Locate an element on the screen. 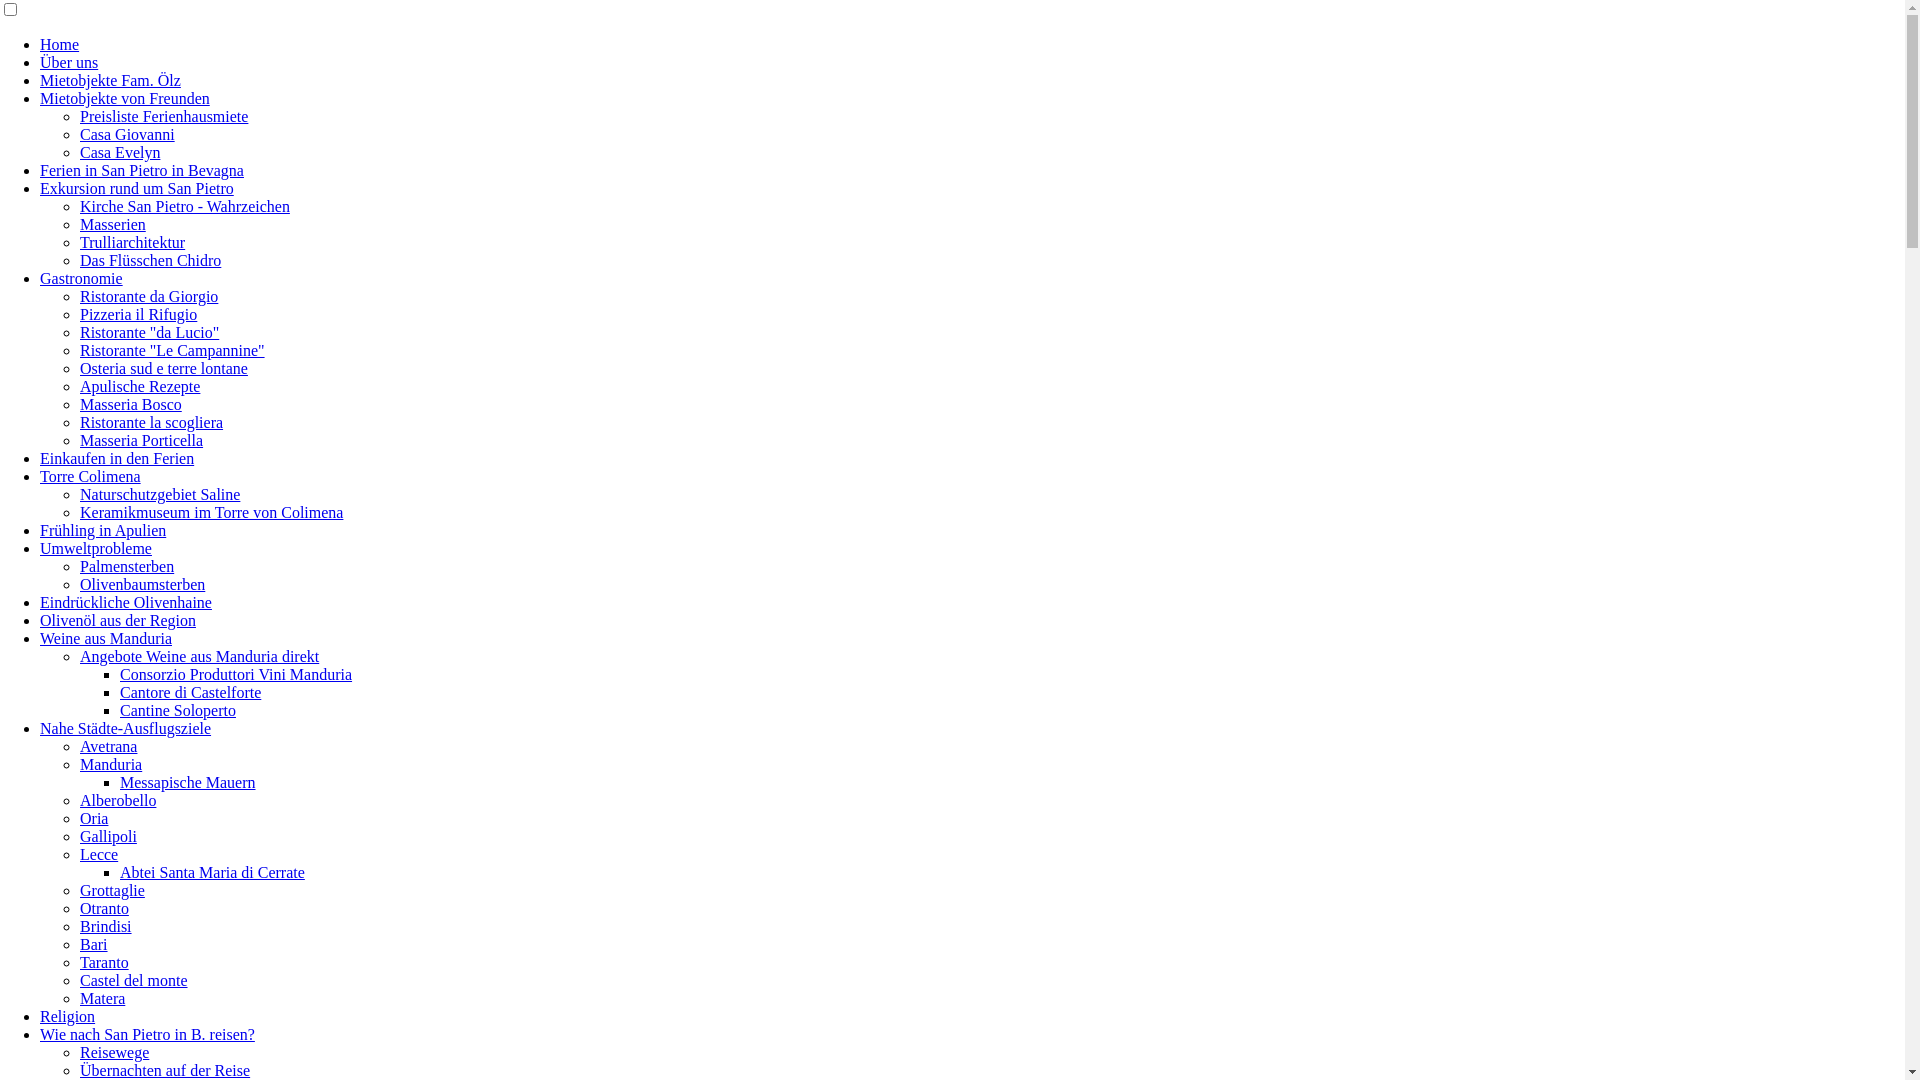 The height and width of the screenshot is (1080, 1920). 'Ristorante la scogliera' is located at coordinates (150, 421).